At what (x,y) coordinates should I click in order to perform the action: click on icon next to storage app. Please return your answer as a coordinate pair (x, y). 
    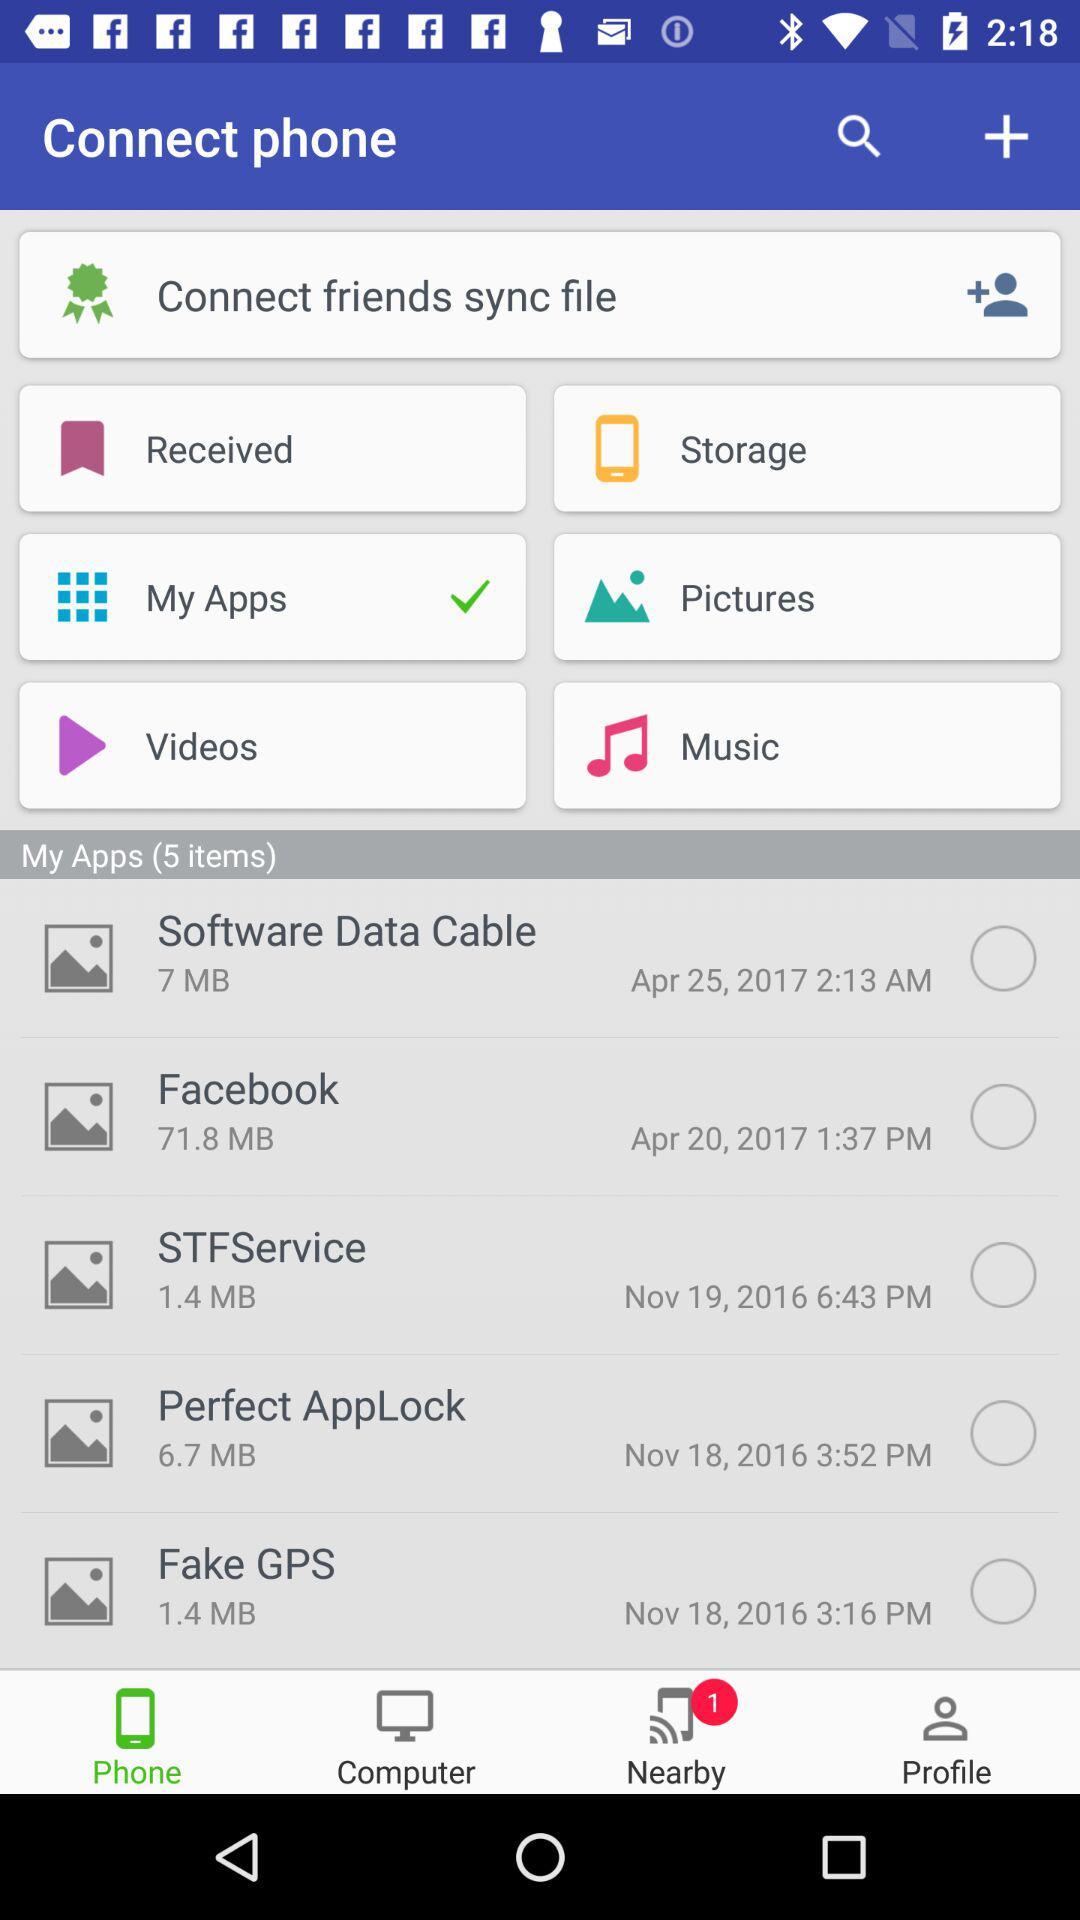
    Looking at the image, I should click on (616, 447).